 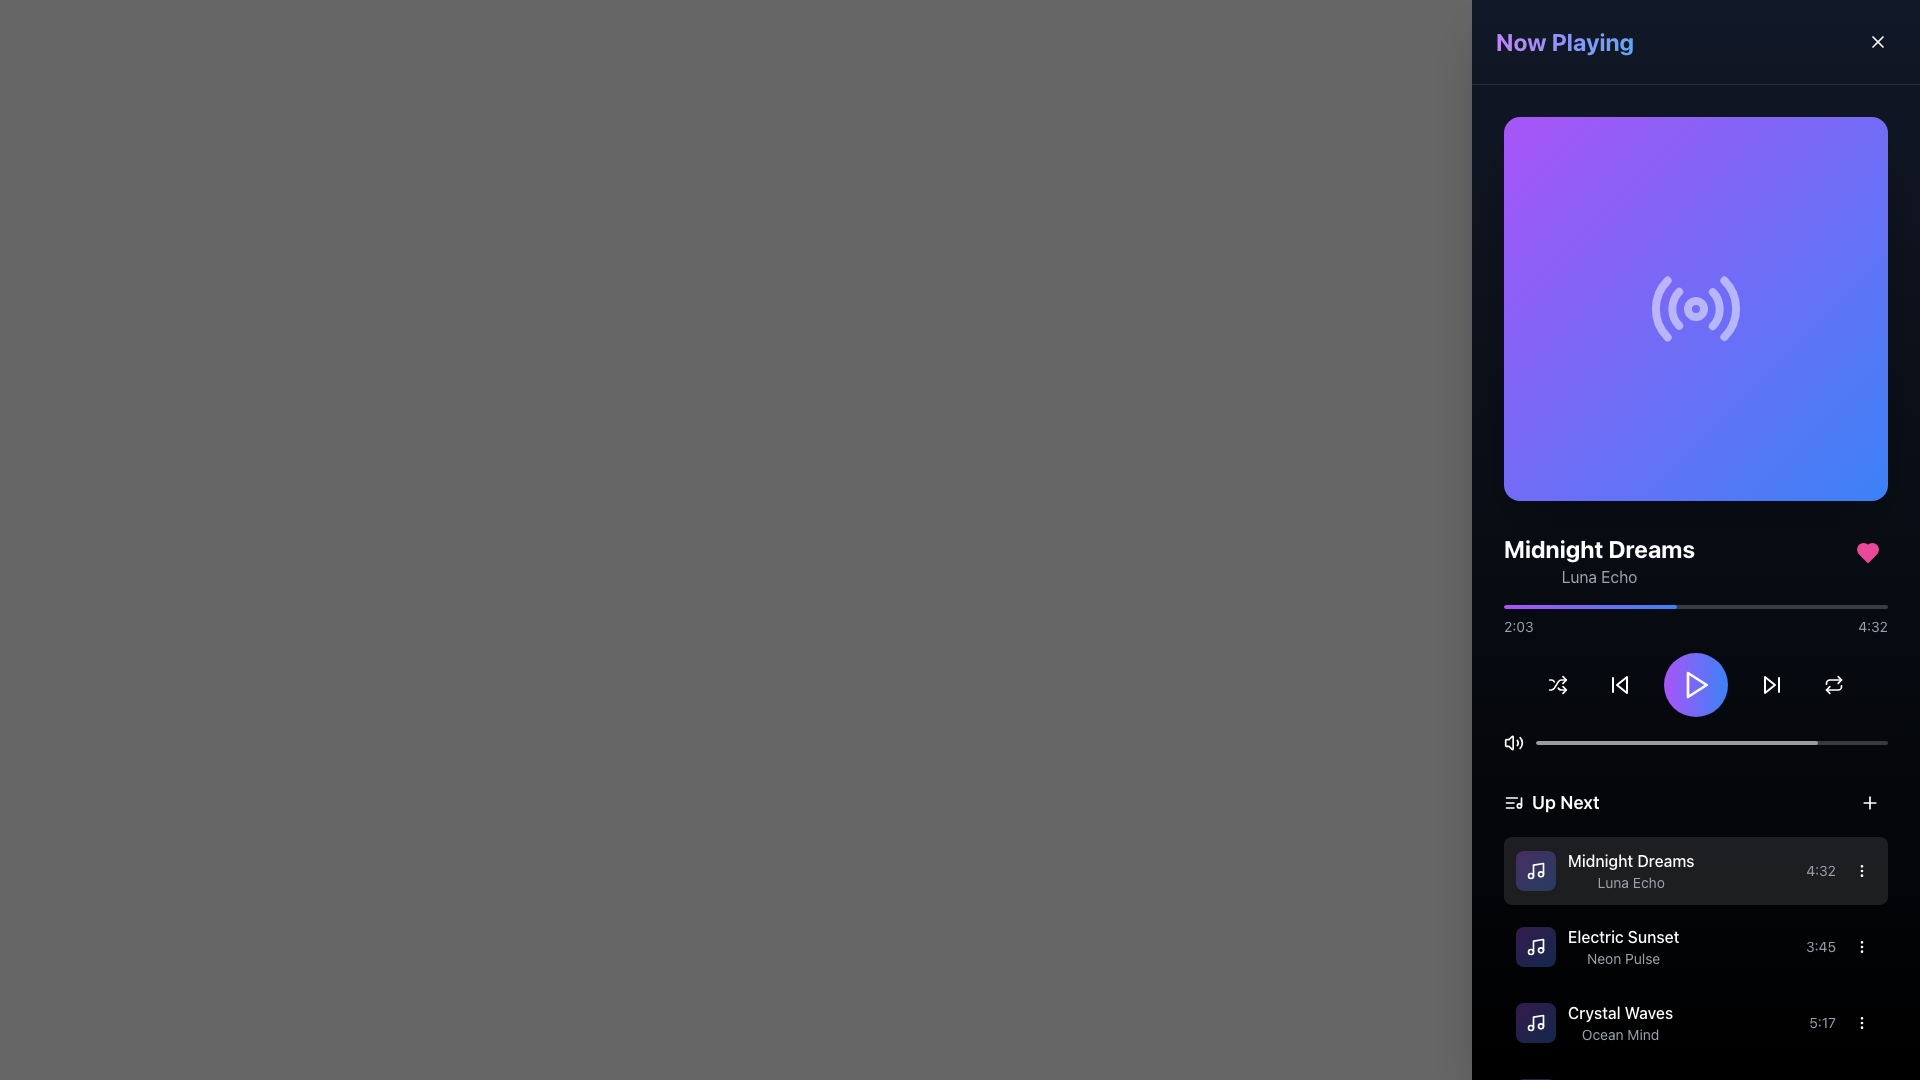 What do you see at coordinates (1822, 1022) in the screenshot?
I see `the text-based label displaying the duration of the 'Crystal Waves' track in the playlist` at bounding box center [1822, 1022].